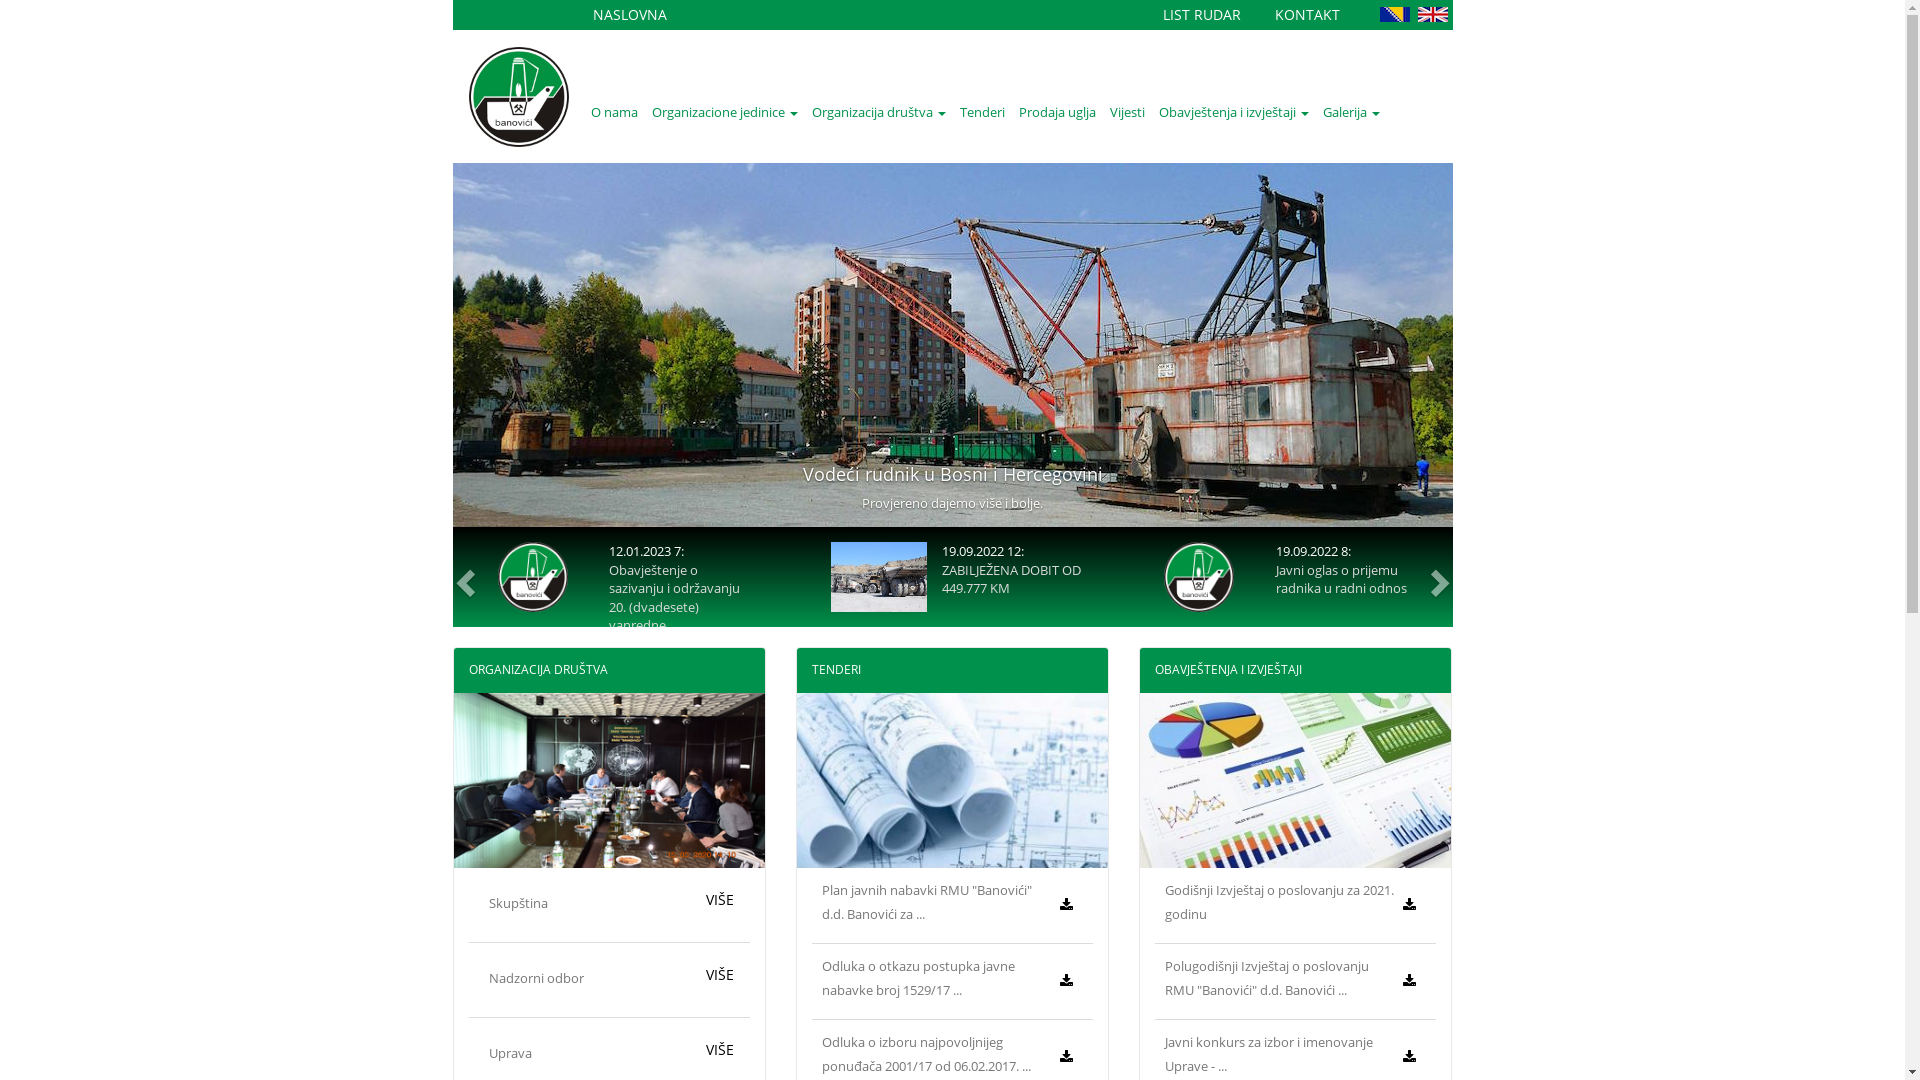 This screenshot has width=1920, height=1080. I want to click on 'NASLOVNA', so click(627, 14).